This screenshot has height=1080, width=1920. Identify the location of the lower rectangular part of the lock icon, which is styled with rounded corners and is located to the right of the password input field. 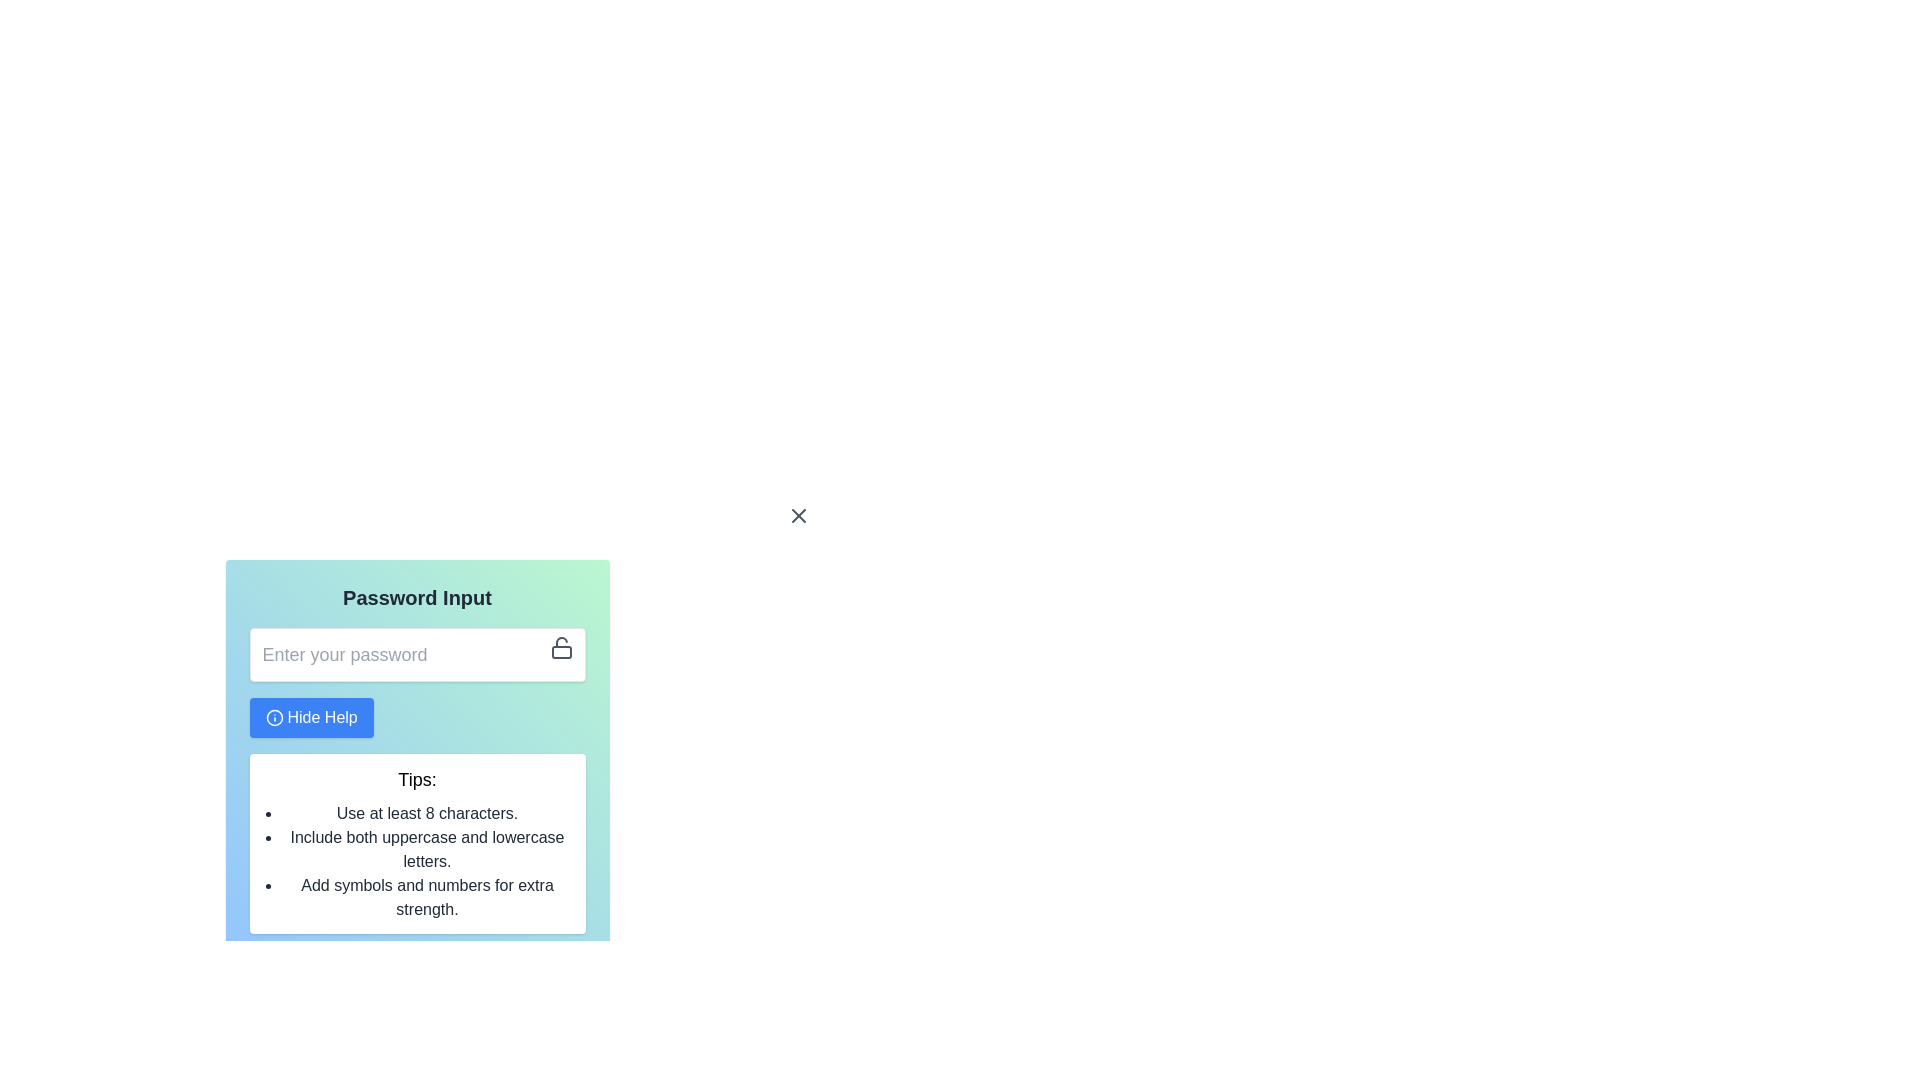
(560, 652).